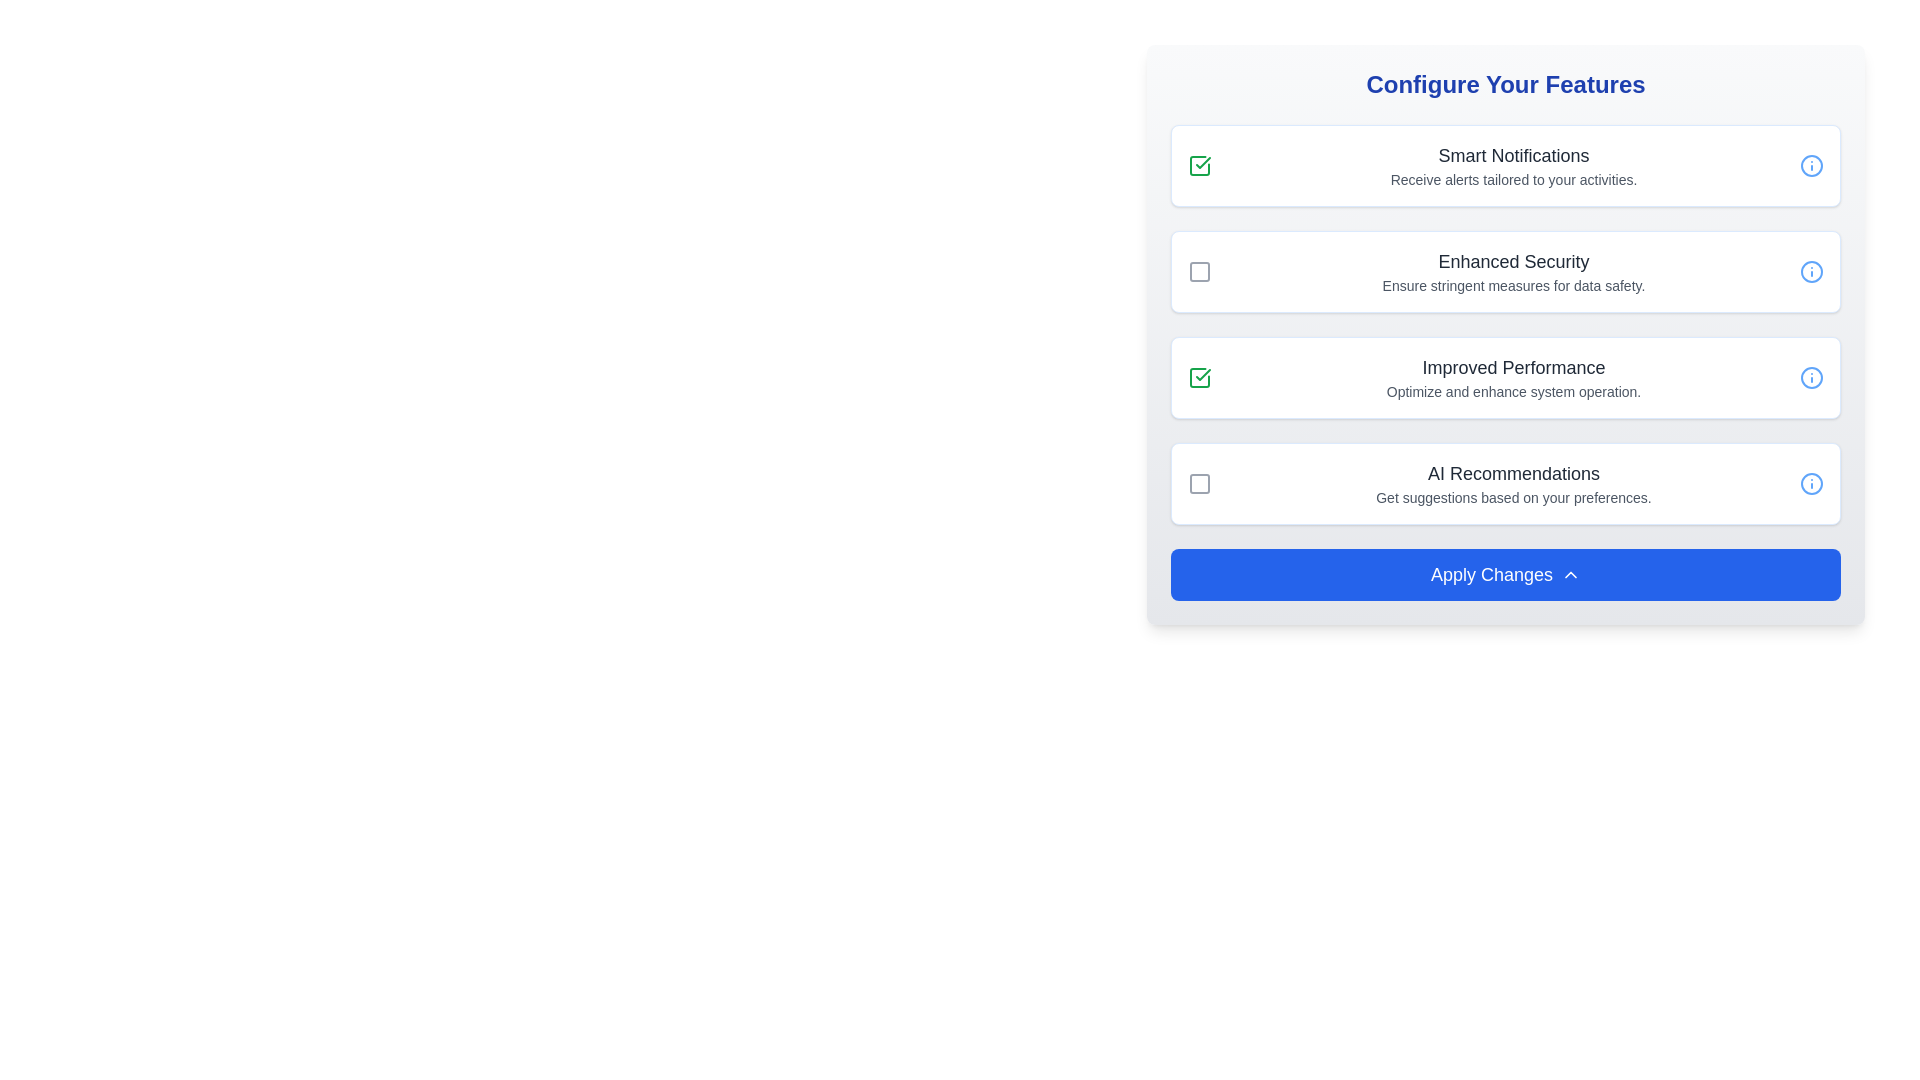  Describe the element at coordinates (1811, 164) in the screenshot. I see `the info icon (SVG circle) for the 'Smart Notifications' setting, located at the far-right end of its row in the vertical list of feature configurations` at that location.